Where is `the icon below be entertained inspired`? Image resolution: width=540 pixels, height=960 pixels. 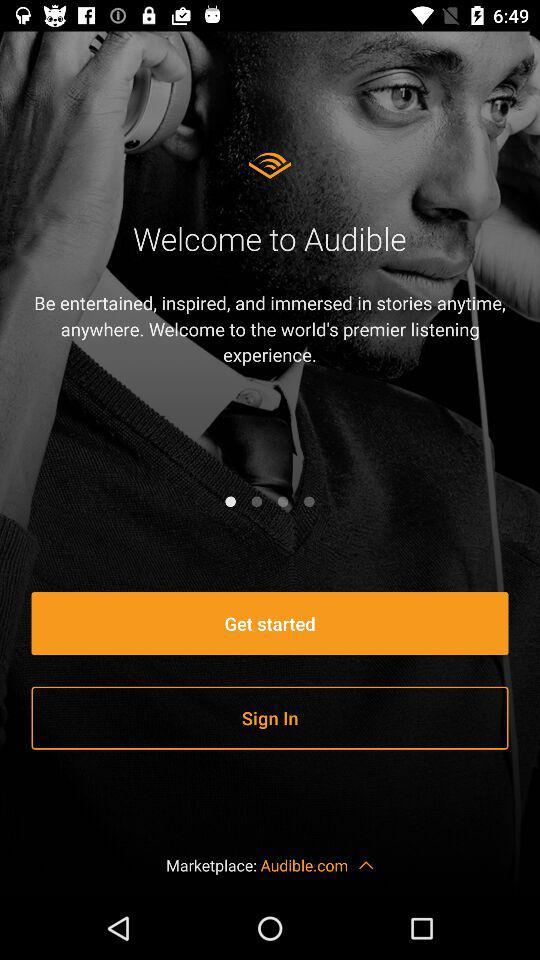 the icon below be entertained inspired is located at coordinates (309, 500).